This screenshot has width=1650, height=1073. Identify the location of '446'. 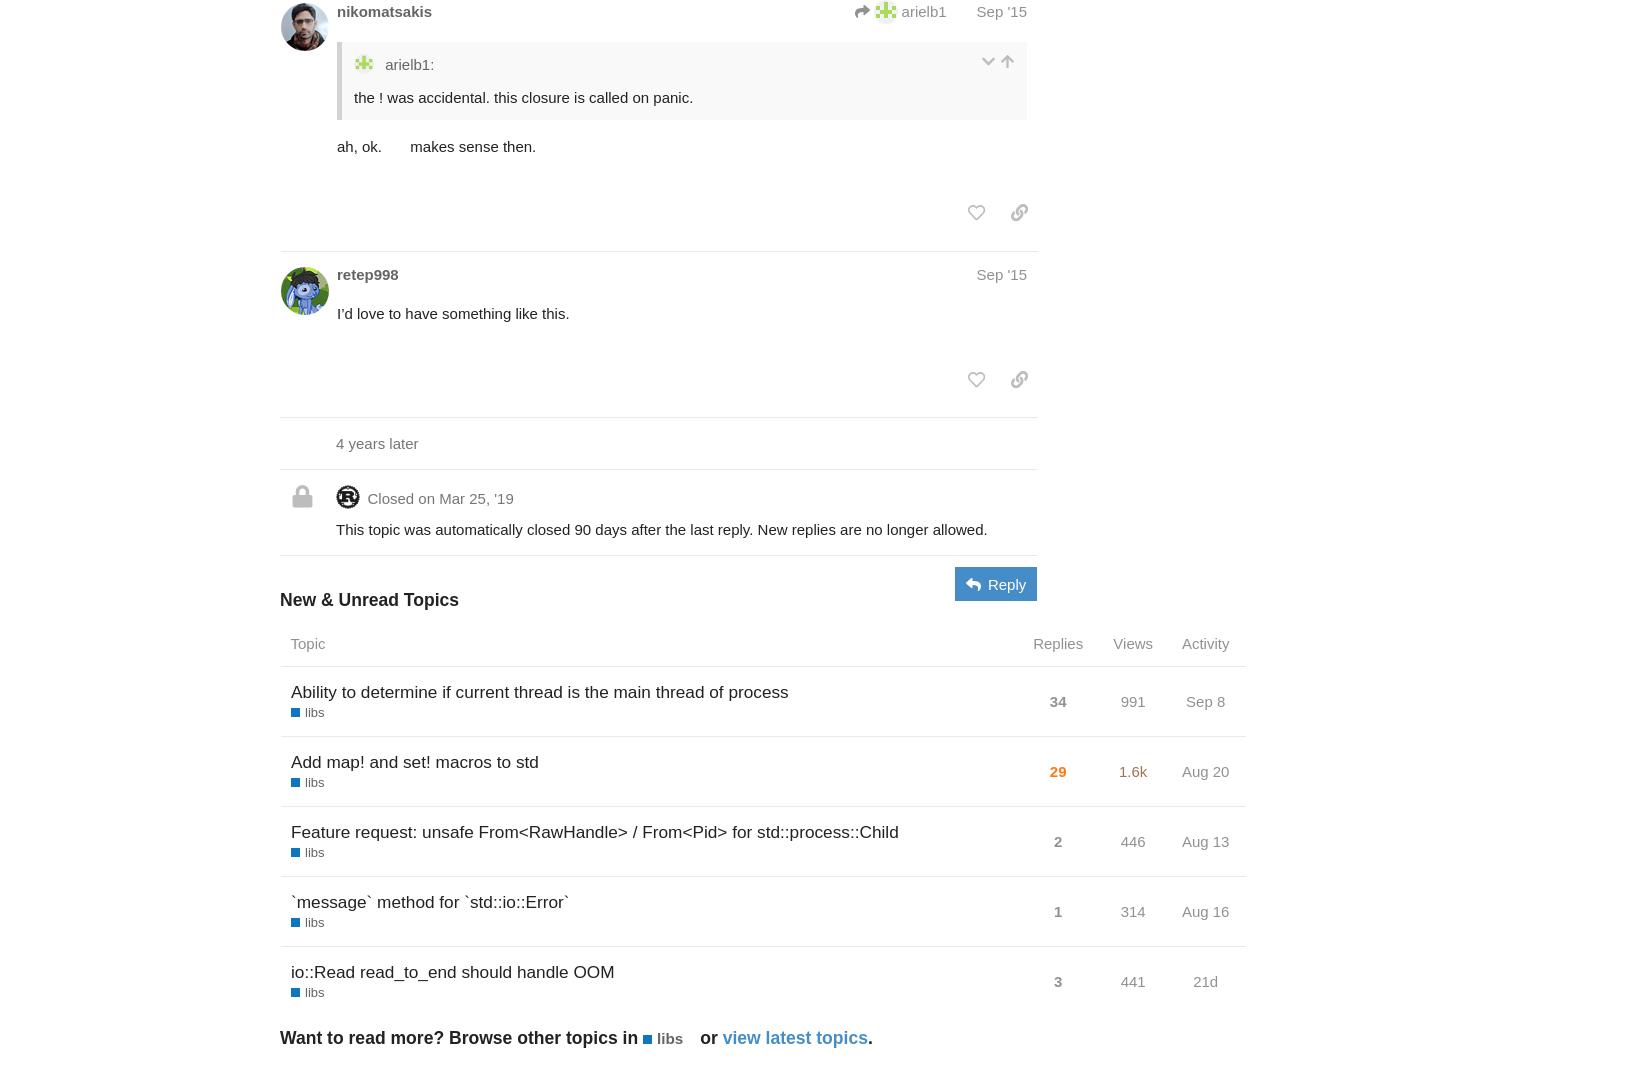
(1132, 839).